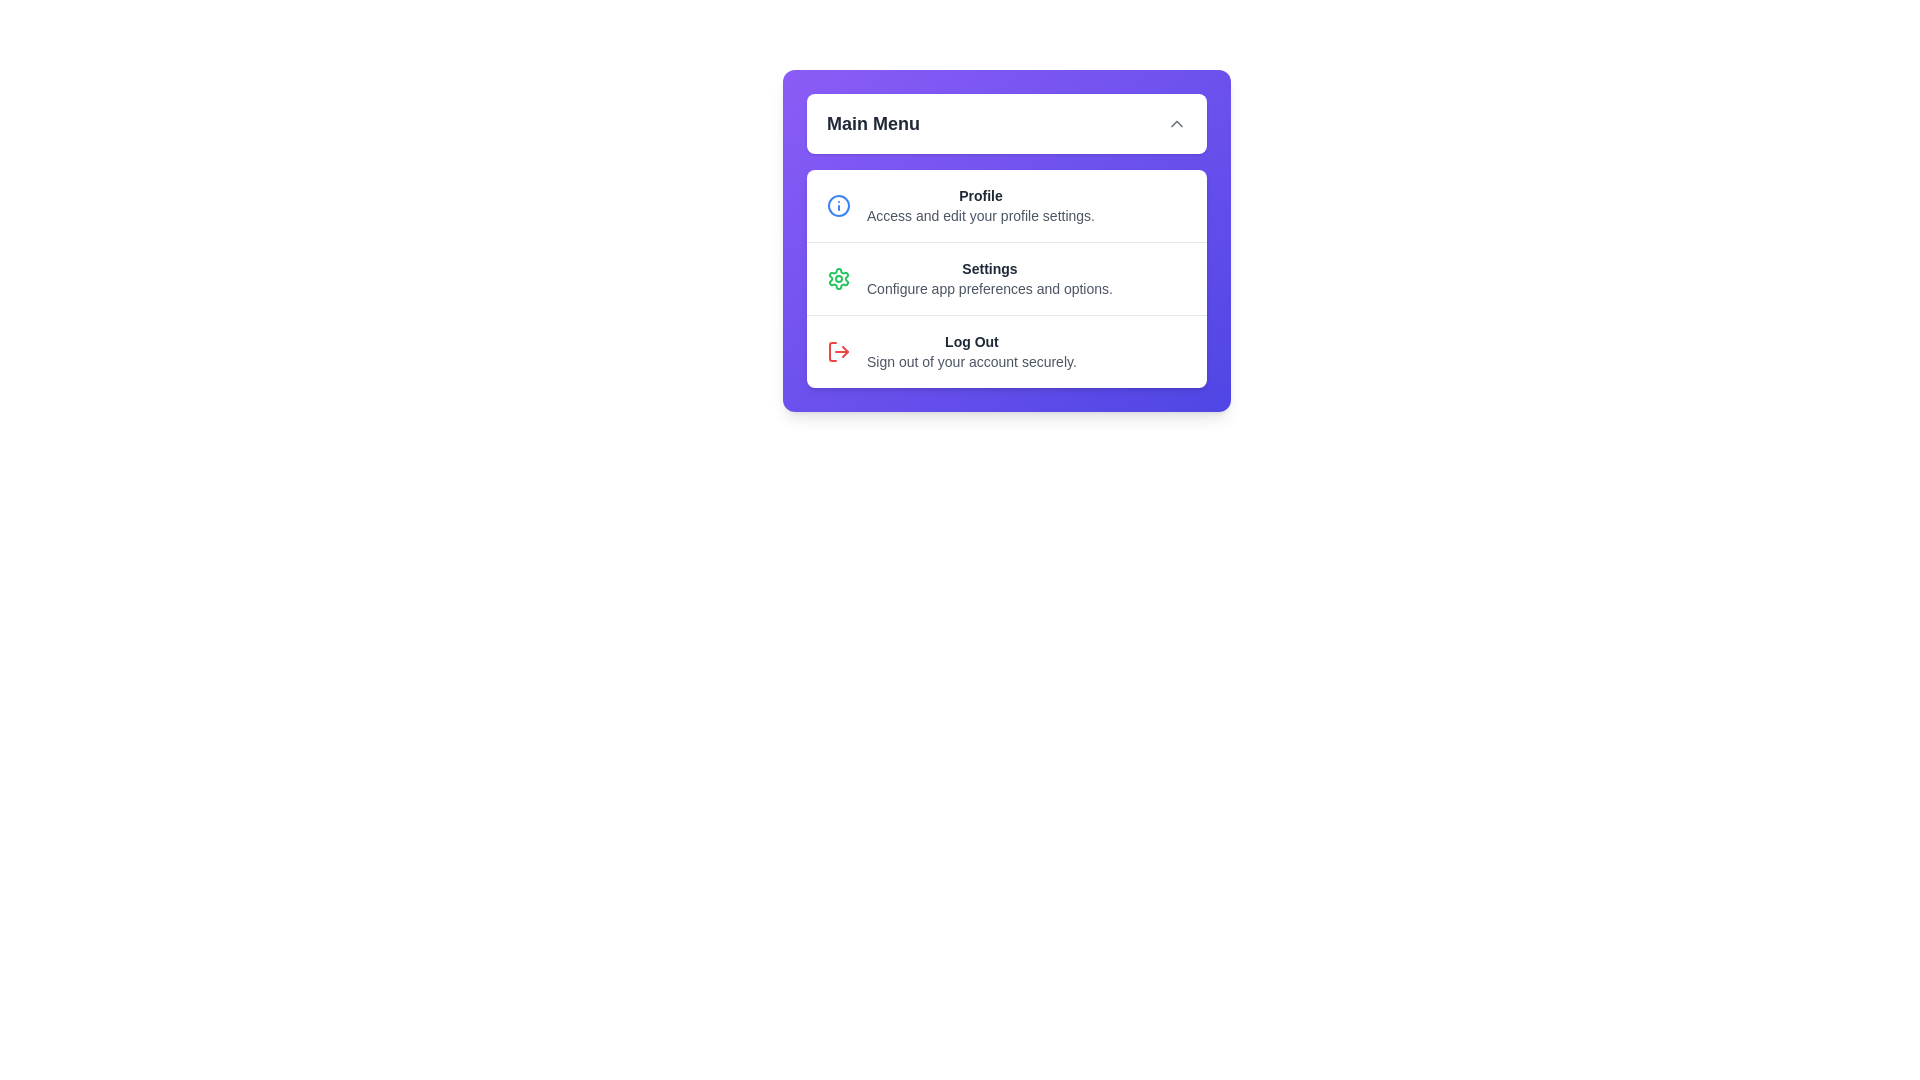 This screenshot has width=1920, height=1080. What do you see at coordinates (839, 205) in the screenshot?
I see `the icon next to the Profile menu item` at bounding box center [839, 205].